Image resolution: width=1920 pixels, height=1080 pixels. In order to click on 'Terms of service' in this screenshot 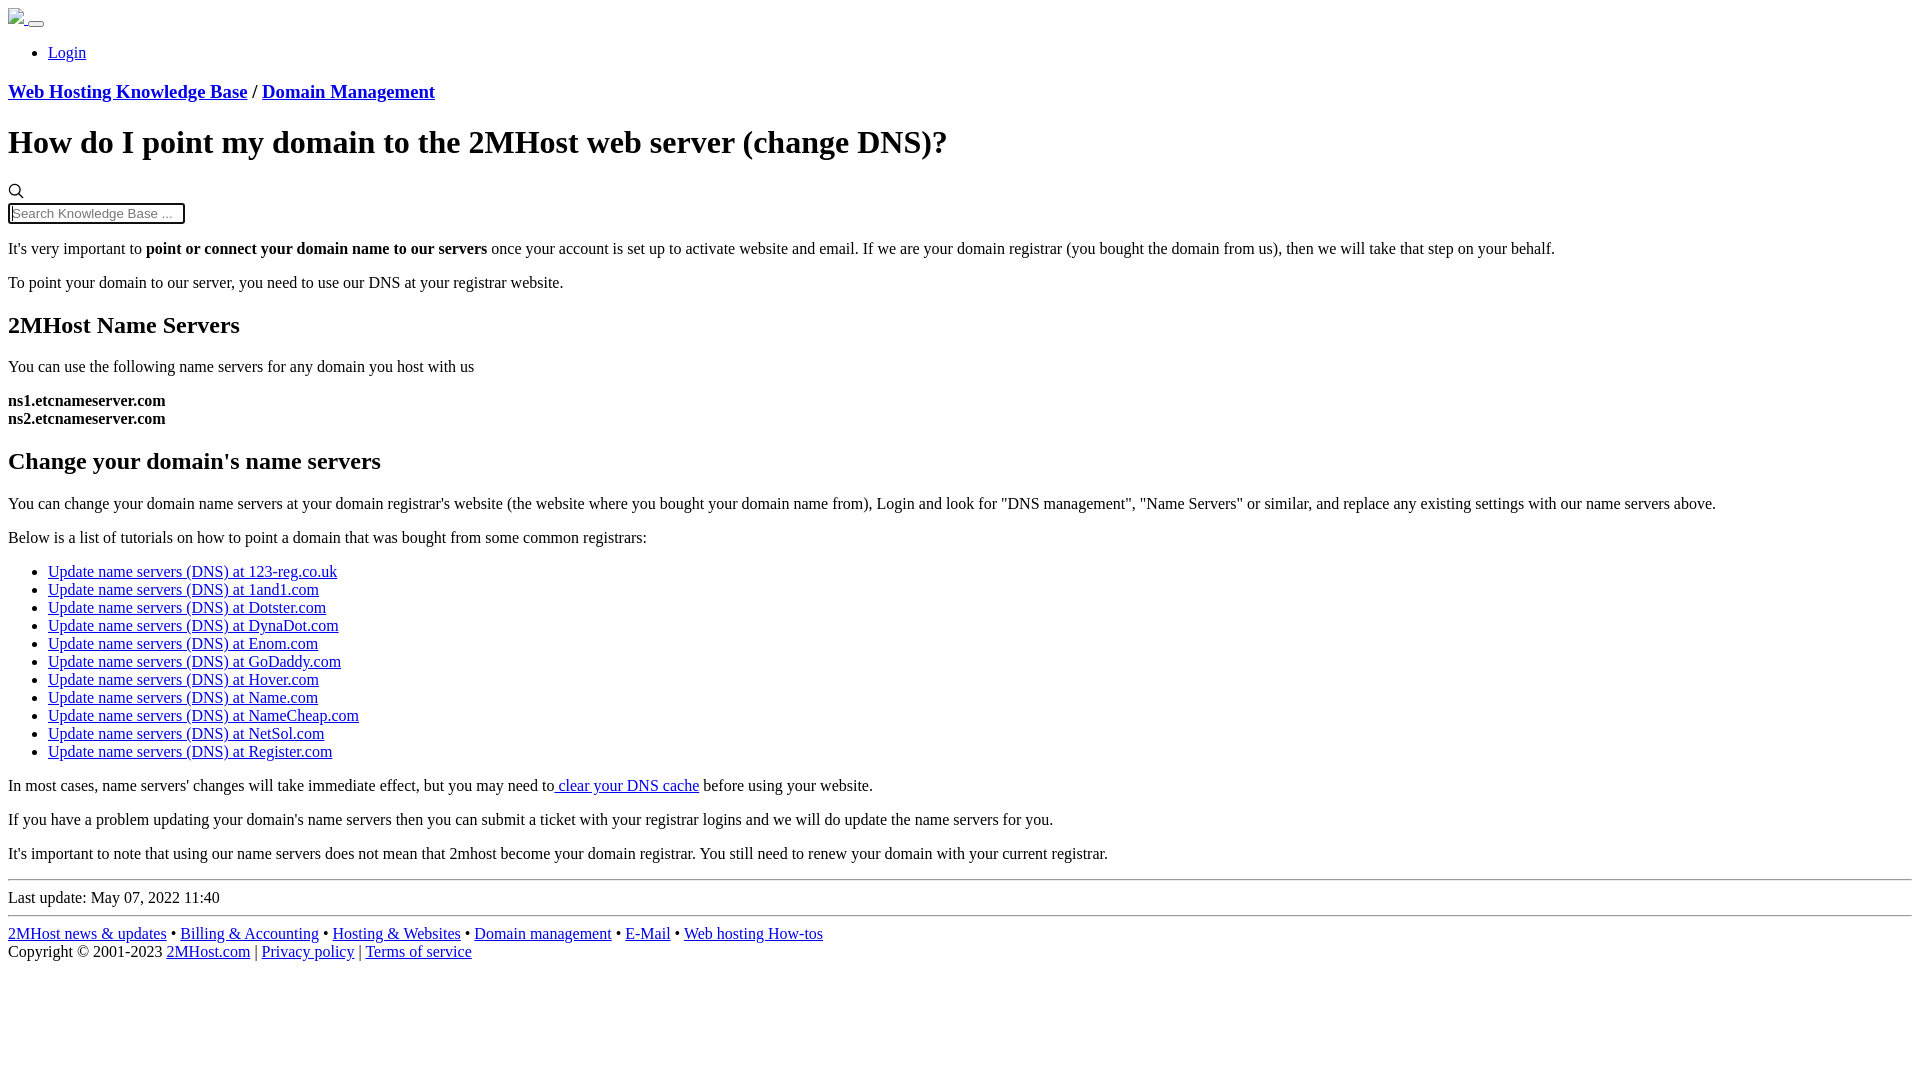, I will do `click(416, 950)`.